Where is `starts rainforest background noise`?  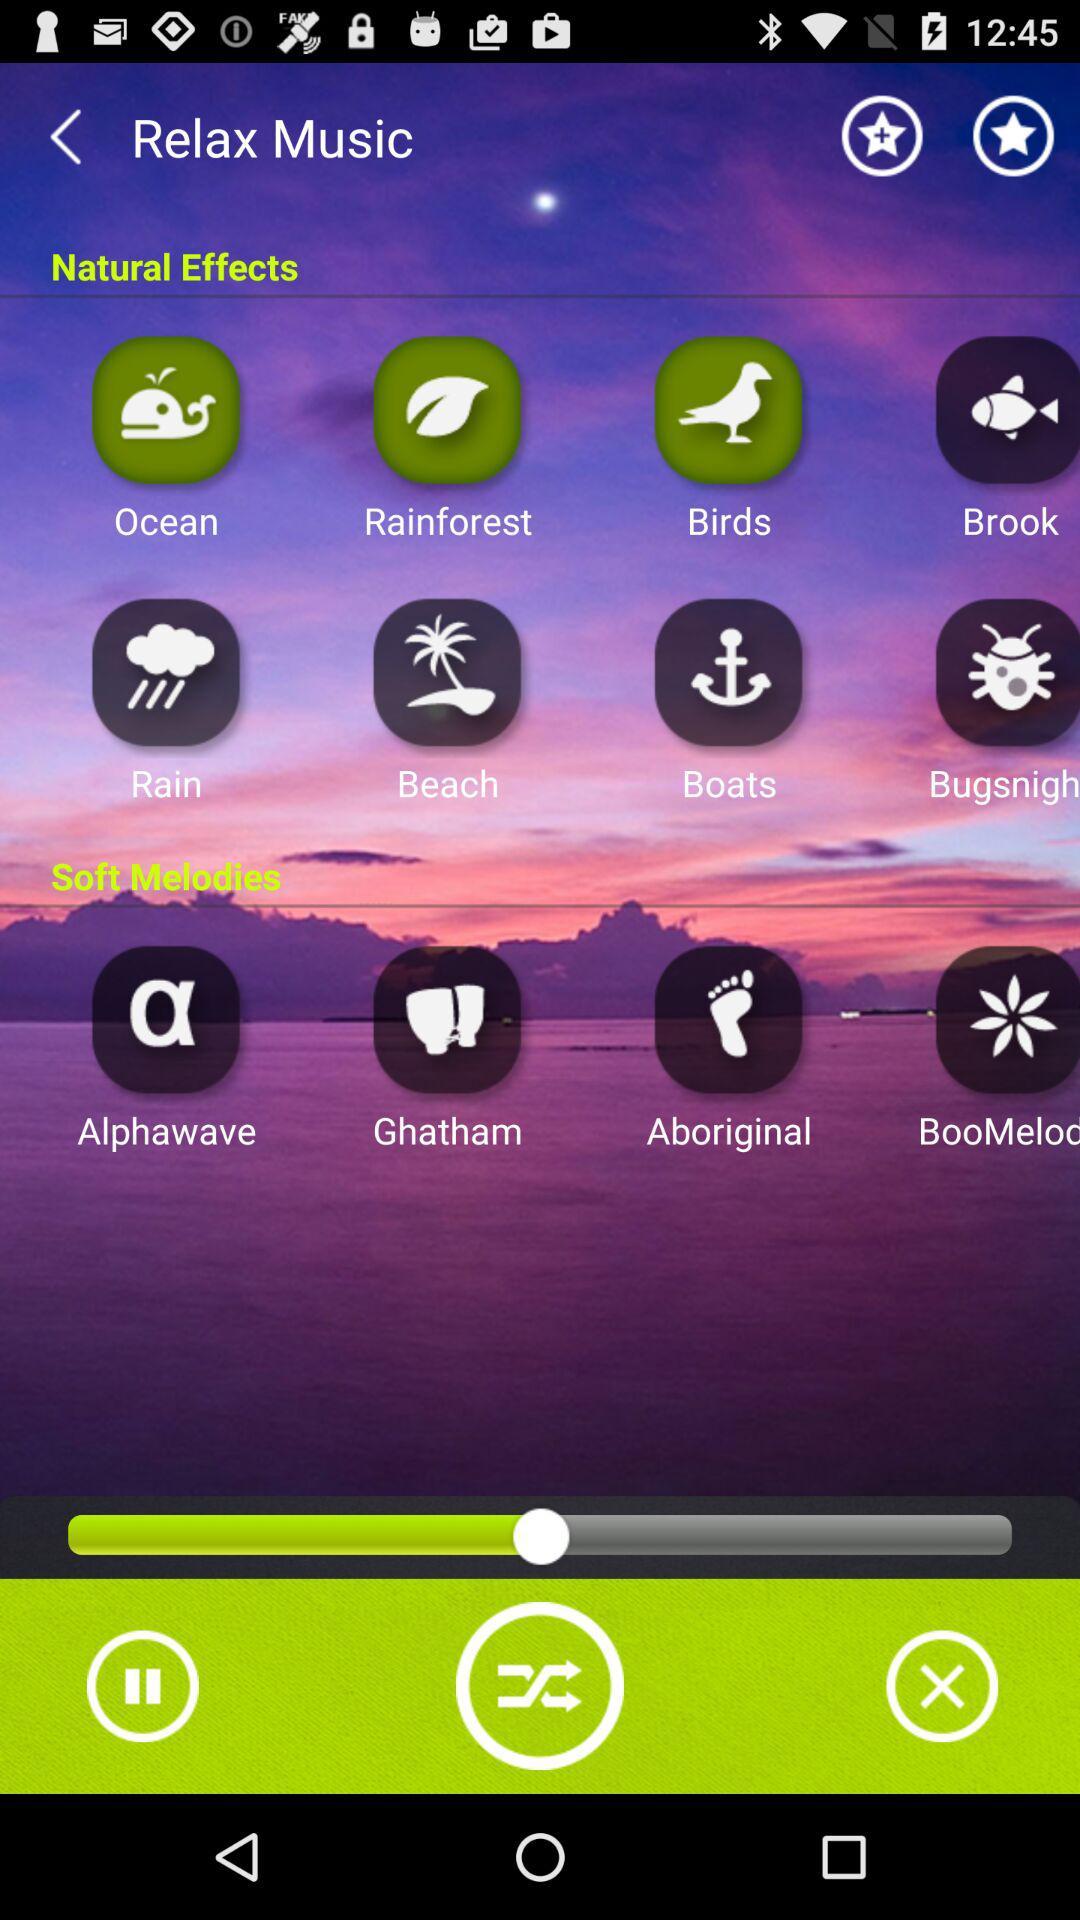
starts rainforest background noise is located at coordinates (447, 408).